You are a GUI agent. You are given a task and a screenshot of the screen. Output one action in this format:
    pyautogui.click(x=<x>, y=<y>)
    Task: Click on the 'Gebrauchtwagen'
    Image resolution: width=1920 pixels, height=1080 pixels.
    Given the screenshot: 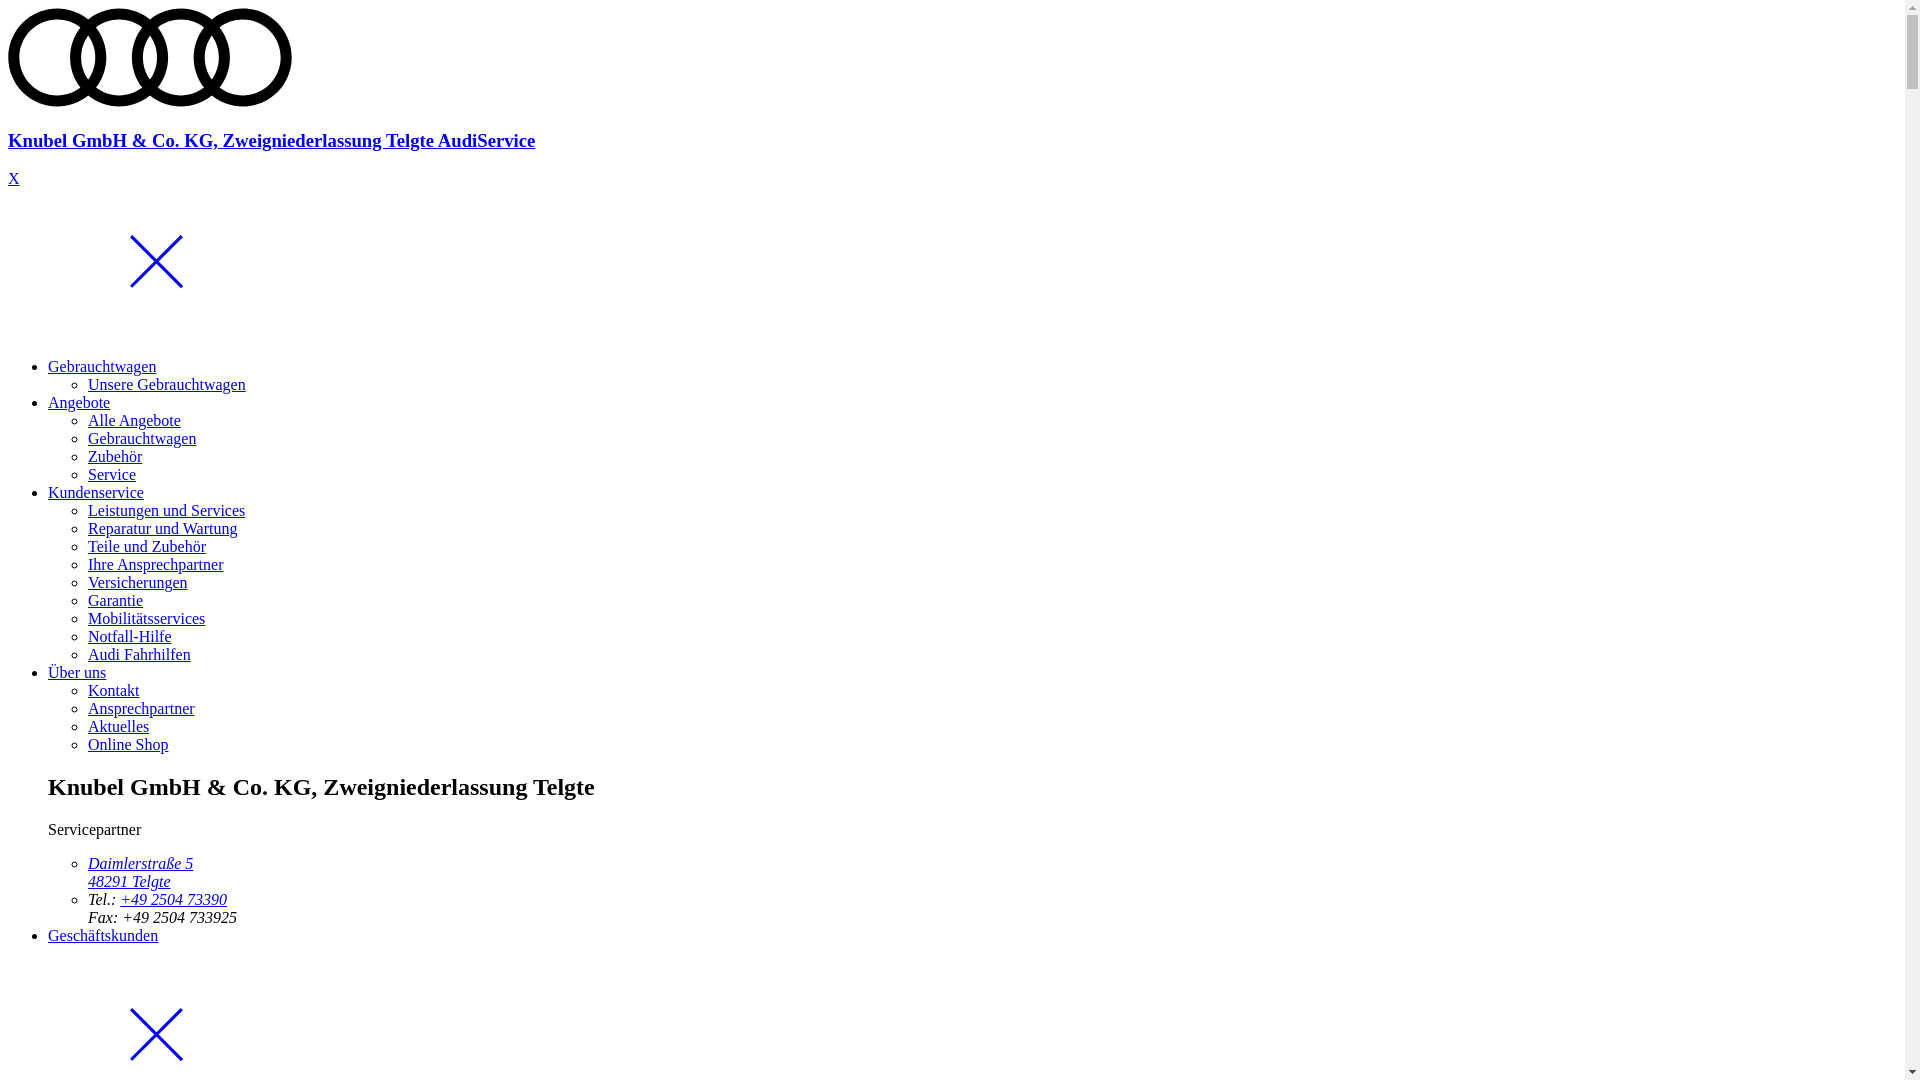 What is the action you would take?
    pyautogui.click(x=100, y=366)
    